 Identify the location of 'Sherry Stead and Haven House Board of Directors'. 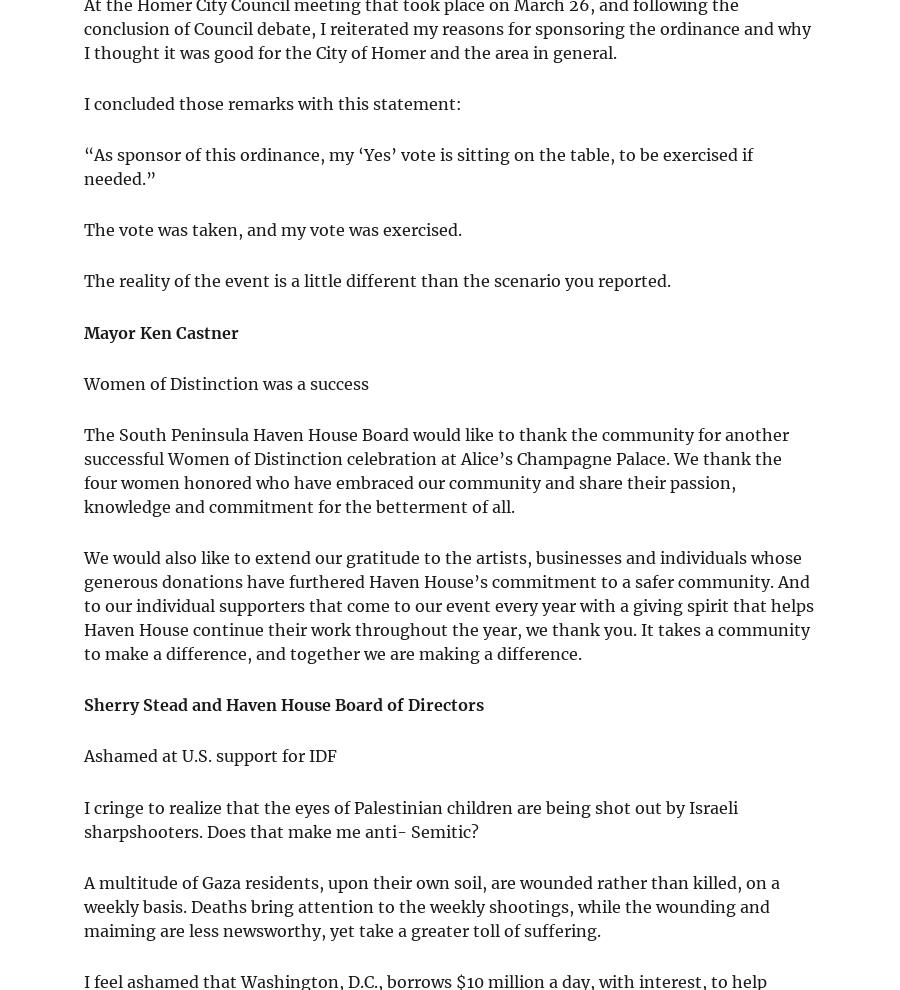
(283, 703).